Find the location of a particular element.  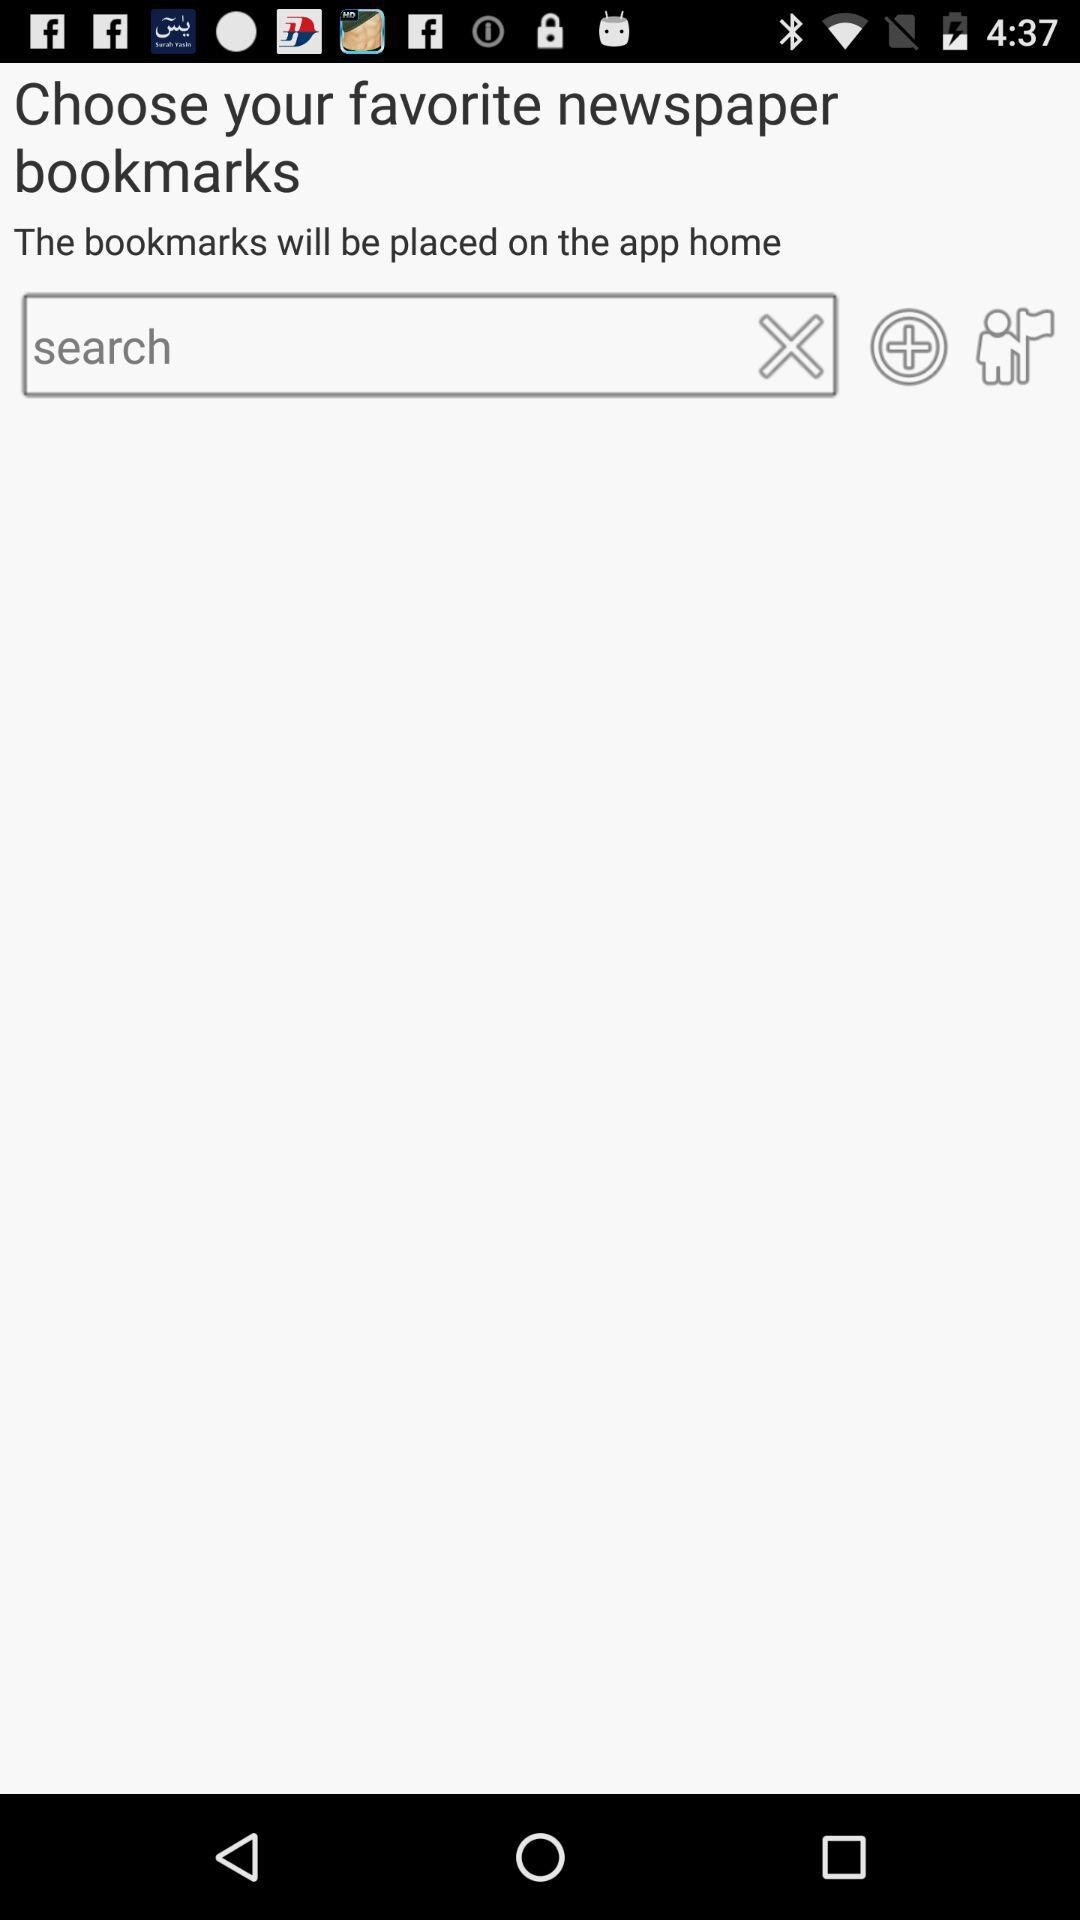

the app below the bookmarks will is located at coordinates (909, 346).